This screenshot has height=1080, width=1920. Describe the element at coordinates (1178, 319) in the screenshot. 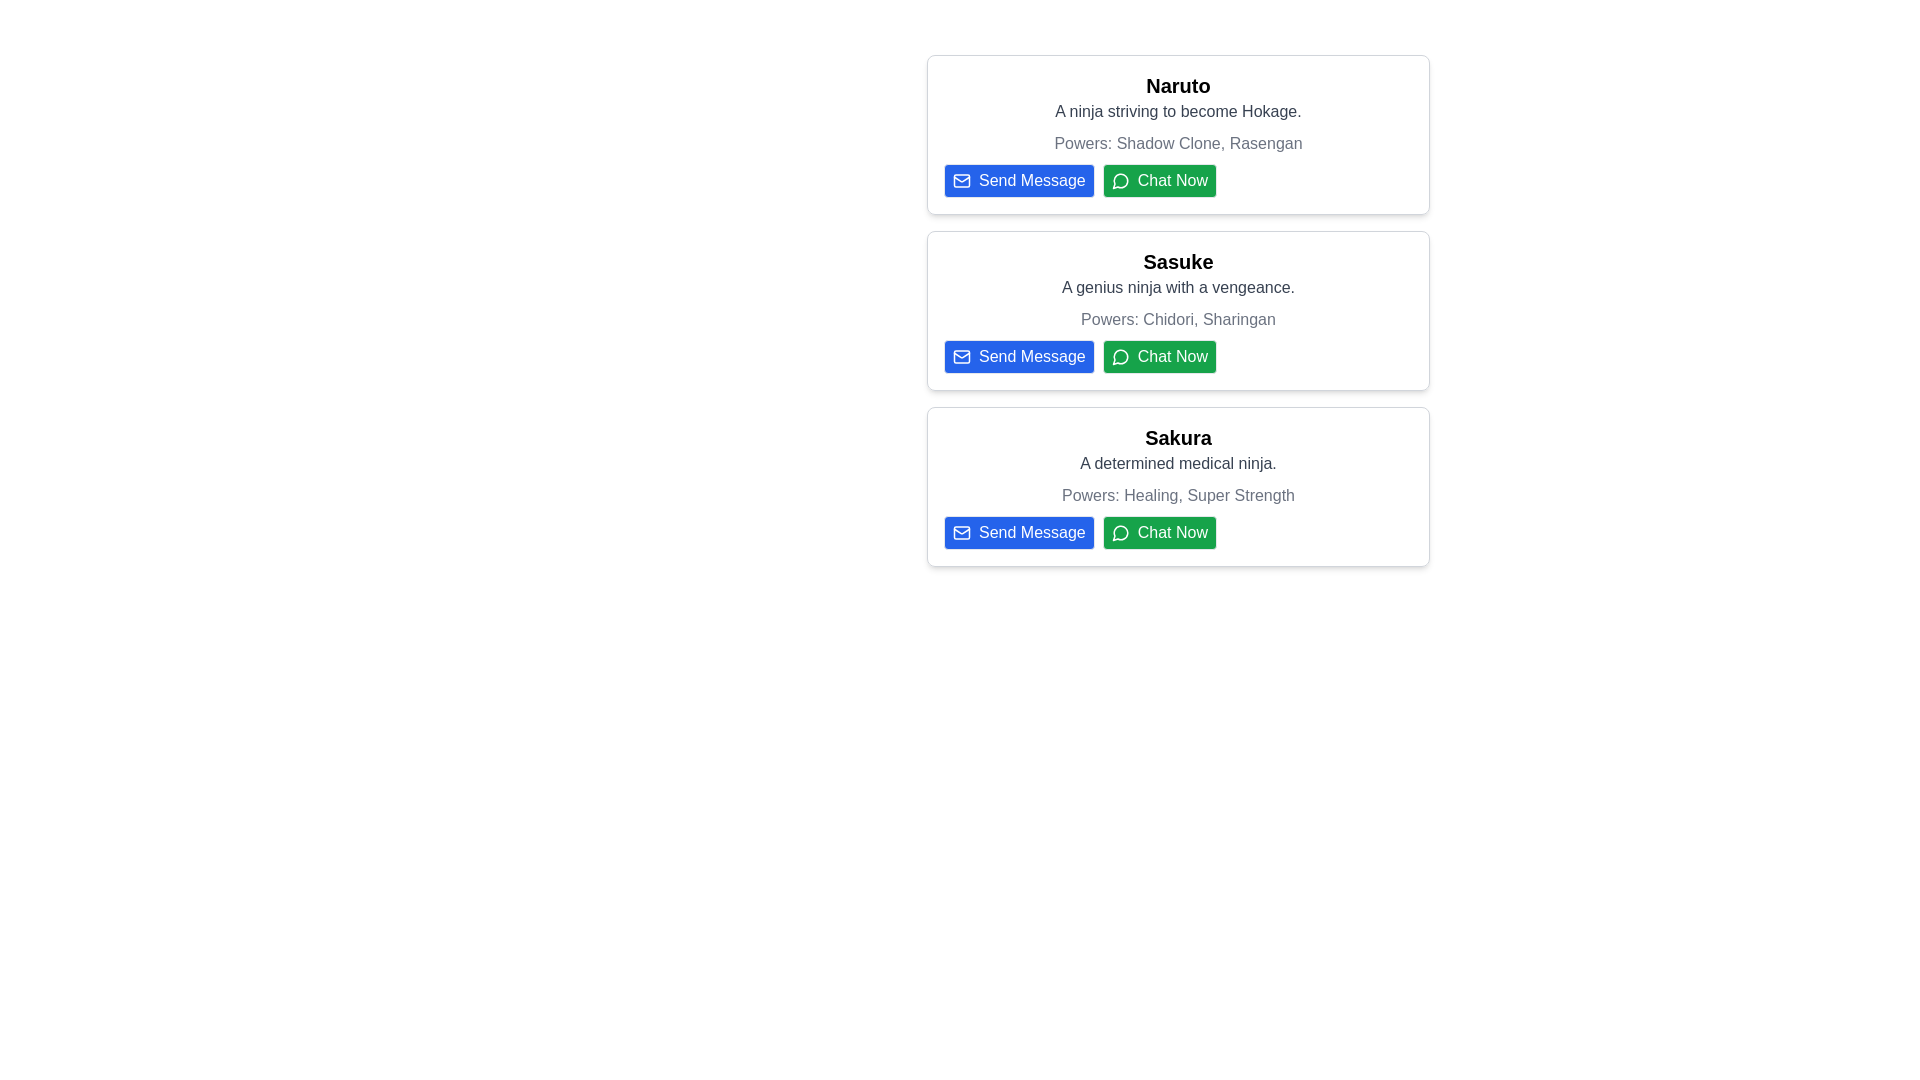

I see `the text 'Powers: Chidori, Sharingan' displayed in a smaller, gray font within the middle card of the vertically-arranged list, directly below the title 'Sasuke' and the description 'A genius ninja with a vengeance.' for copying` at that location.